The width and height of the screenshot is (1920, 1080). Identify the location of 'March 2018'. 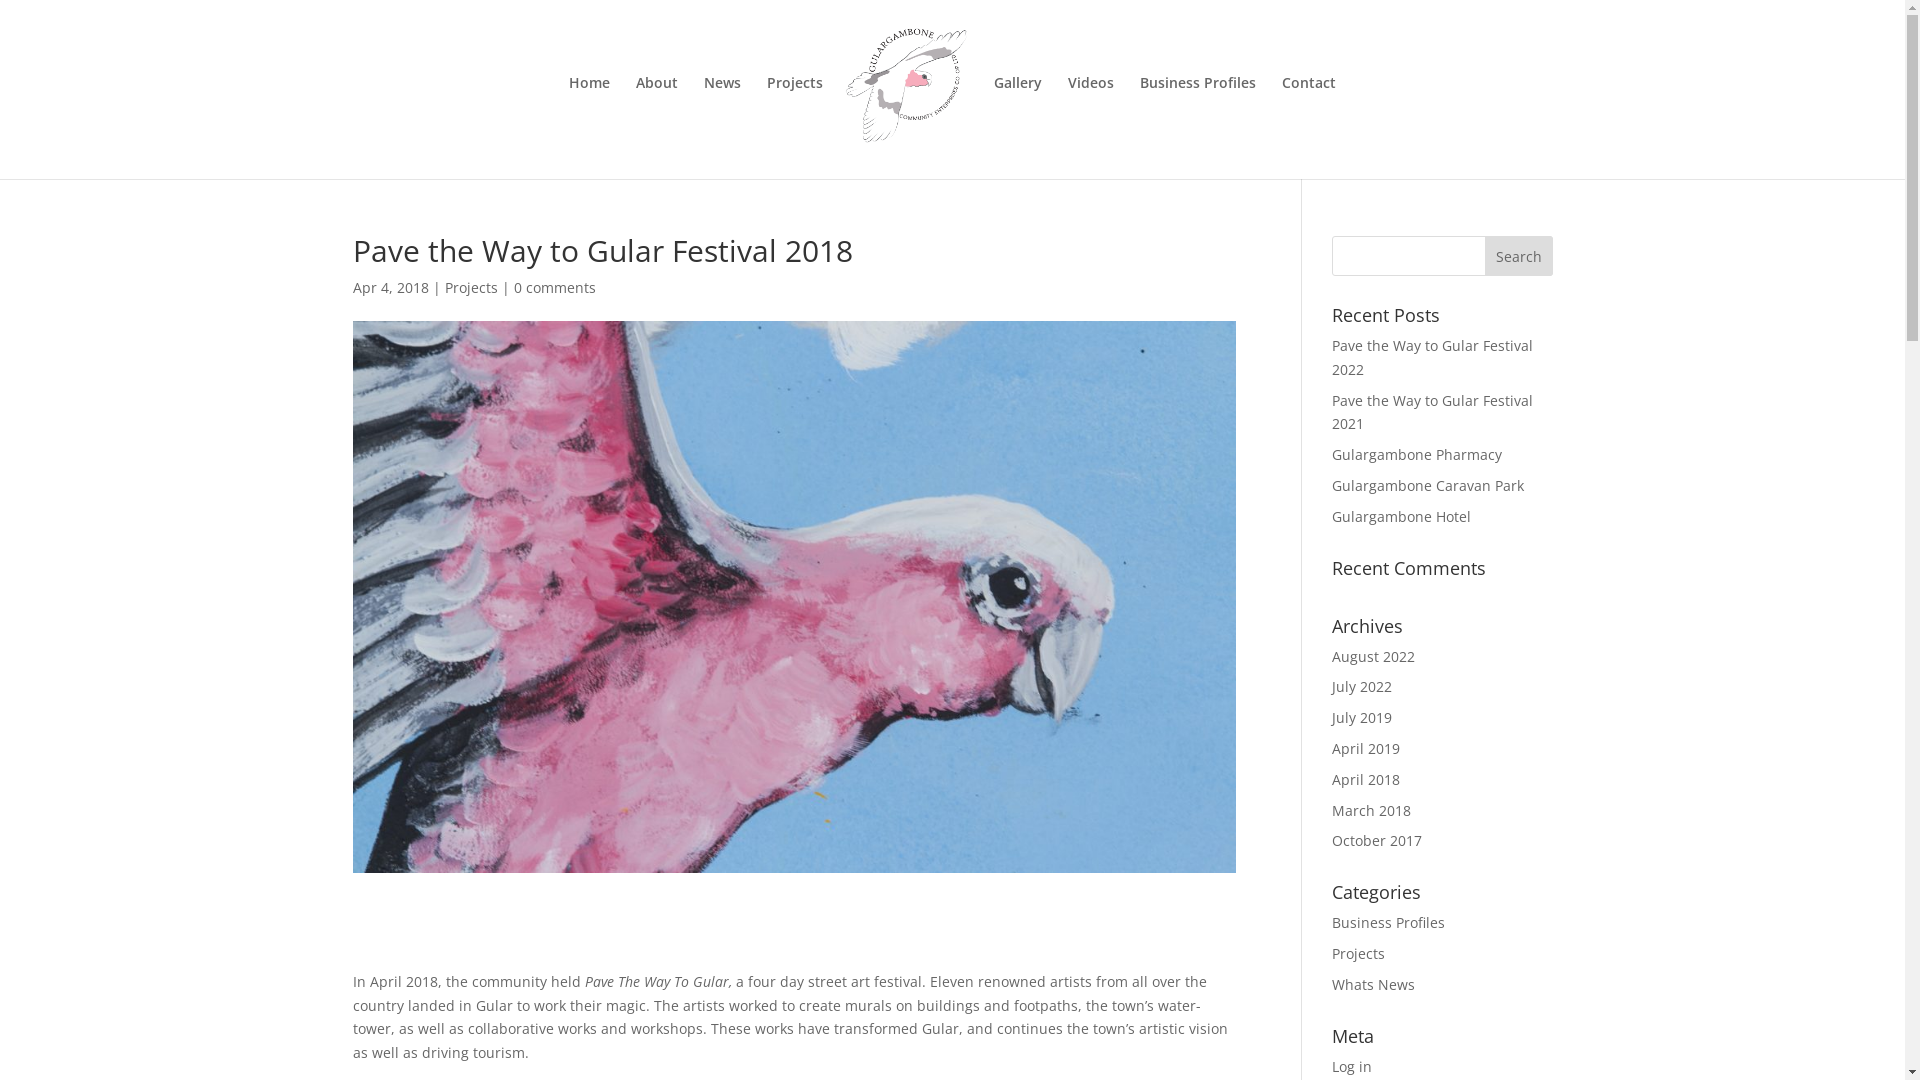
(1370, 810).